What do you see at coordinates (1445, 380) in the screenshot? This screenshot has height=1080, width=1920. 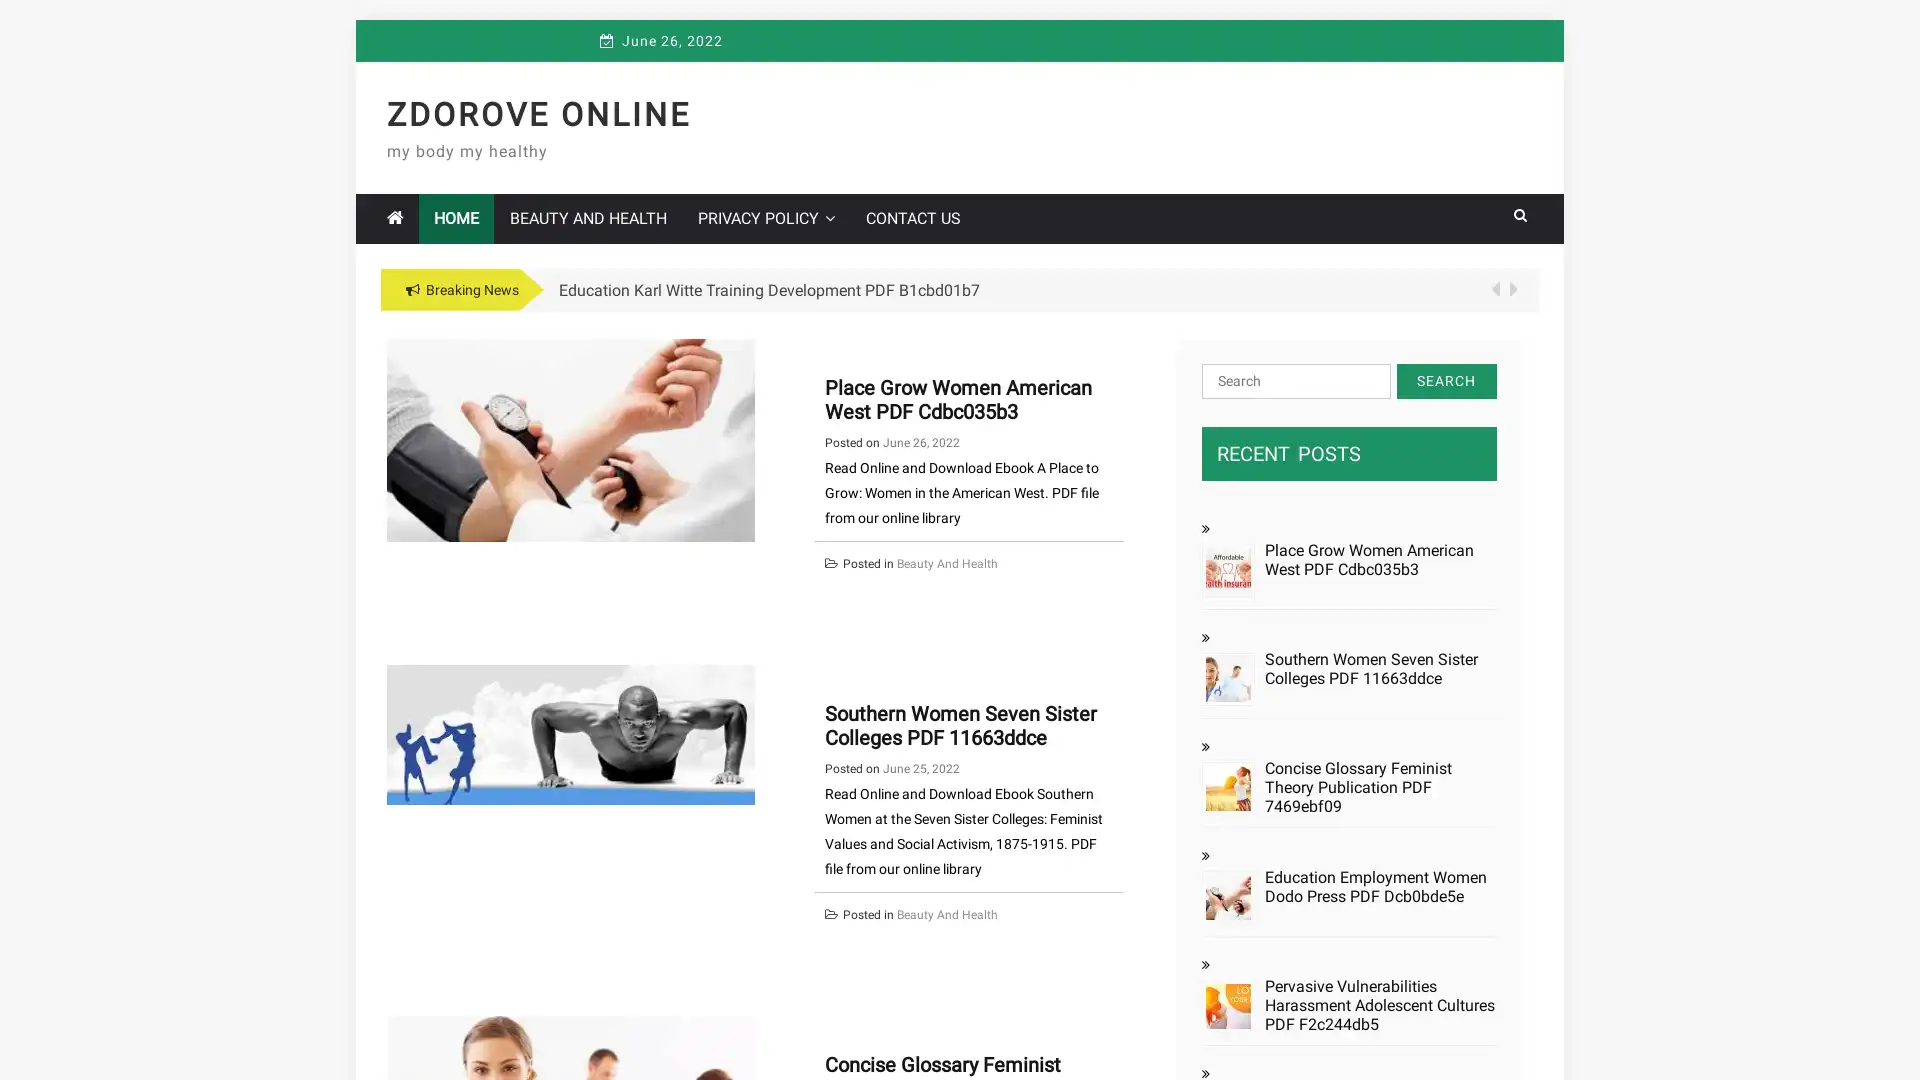 I see `Search` at bounding box center [1445, 380].